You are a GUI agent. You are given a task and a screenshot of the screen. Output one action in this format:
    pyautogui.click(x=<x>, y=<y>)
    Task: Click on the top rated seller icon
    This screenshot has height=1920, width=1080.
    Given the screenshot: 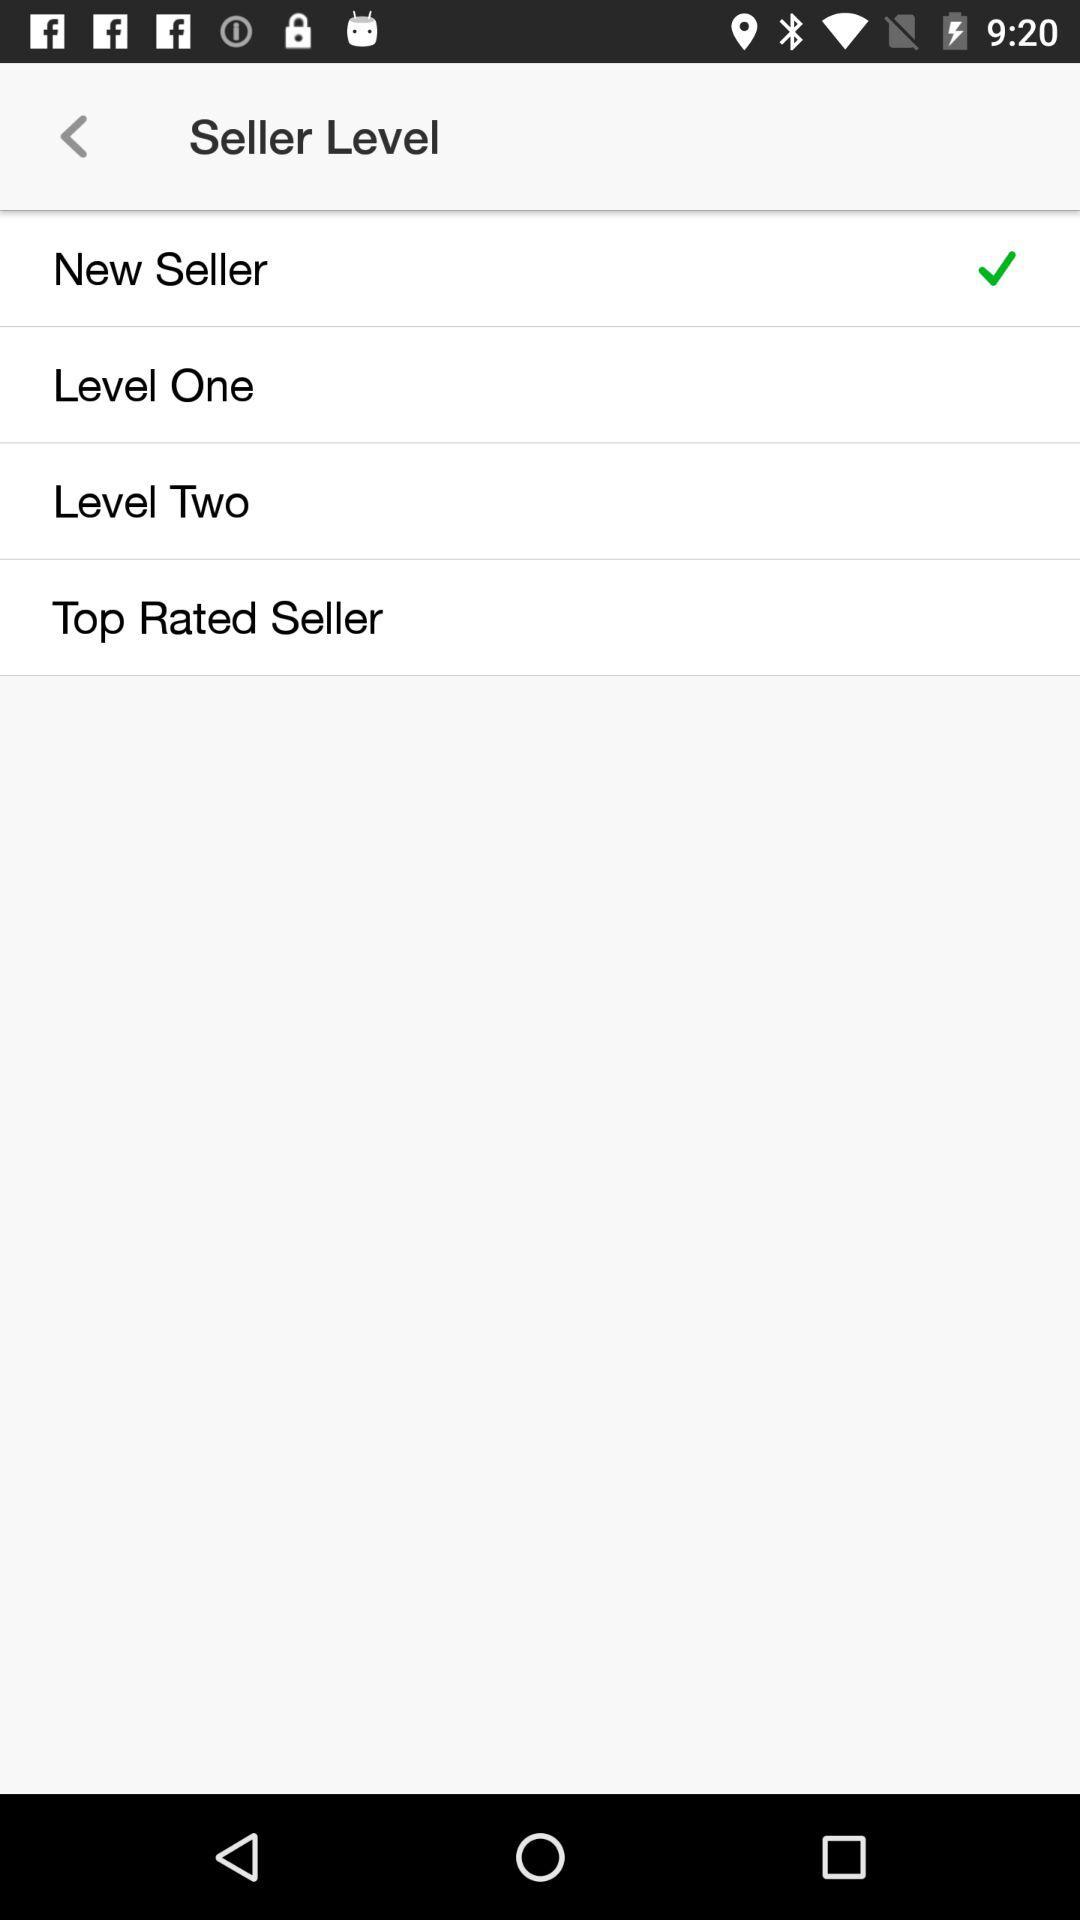 What is the action you would take?
    pyautogui.click(x=472, y=616)
    